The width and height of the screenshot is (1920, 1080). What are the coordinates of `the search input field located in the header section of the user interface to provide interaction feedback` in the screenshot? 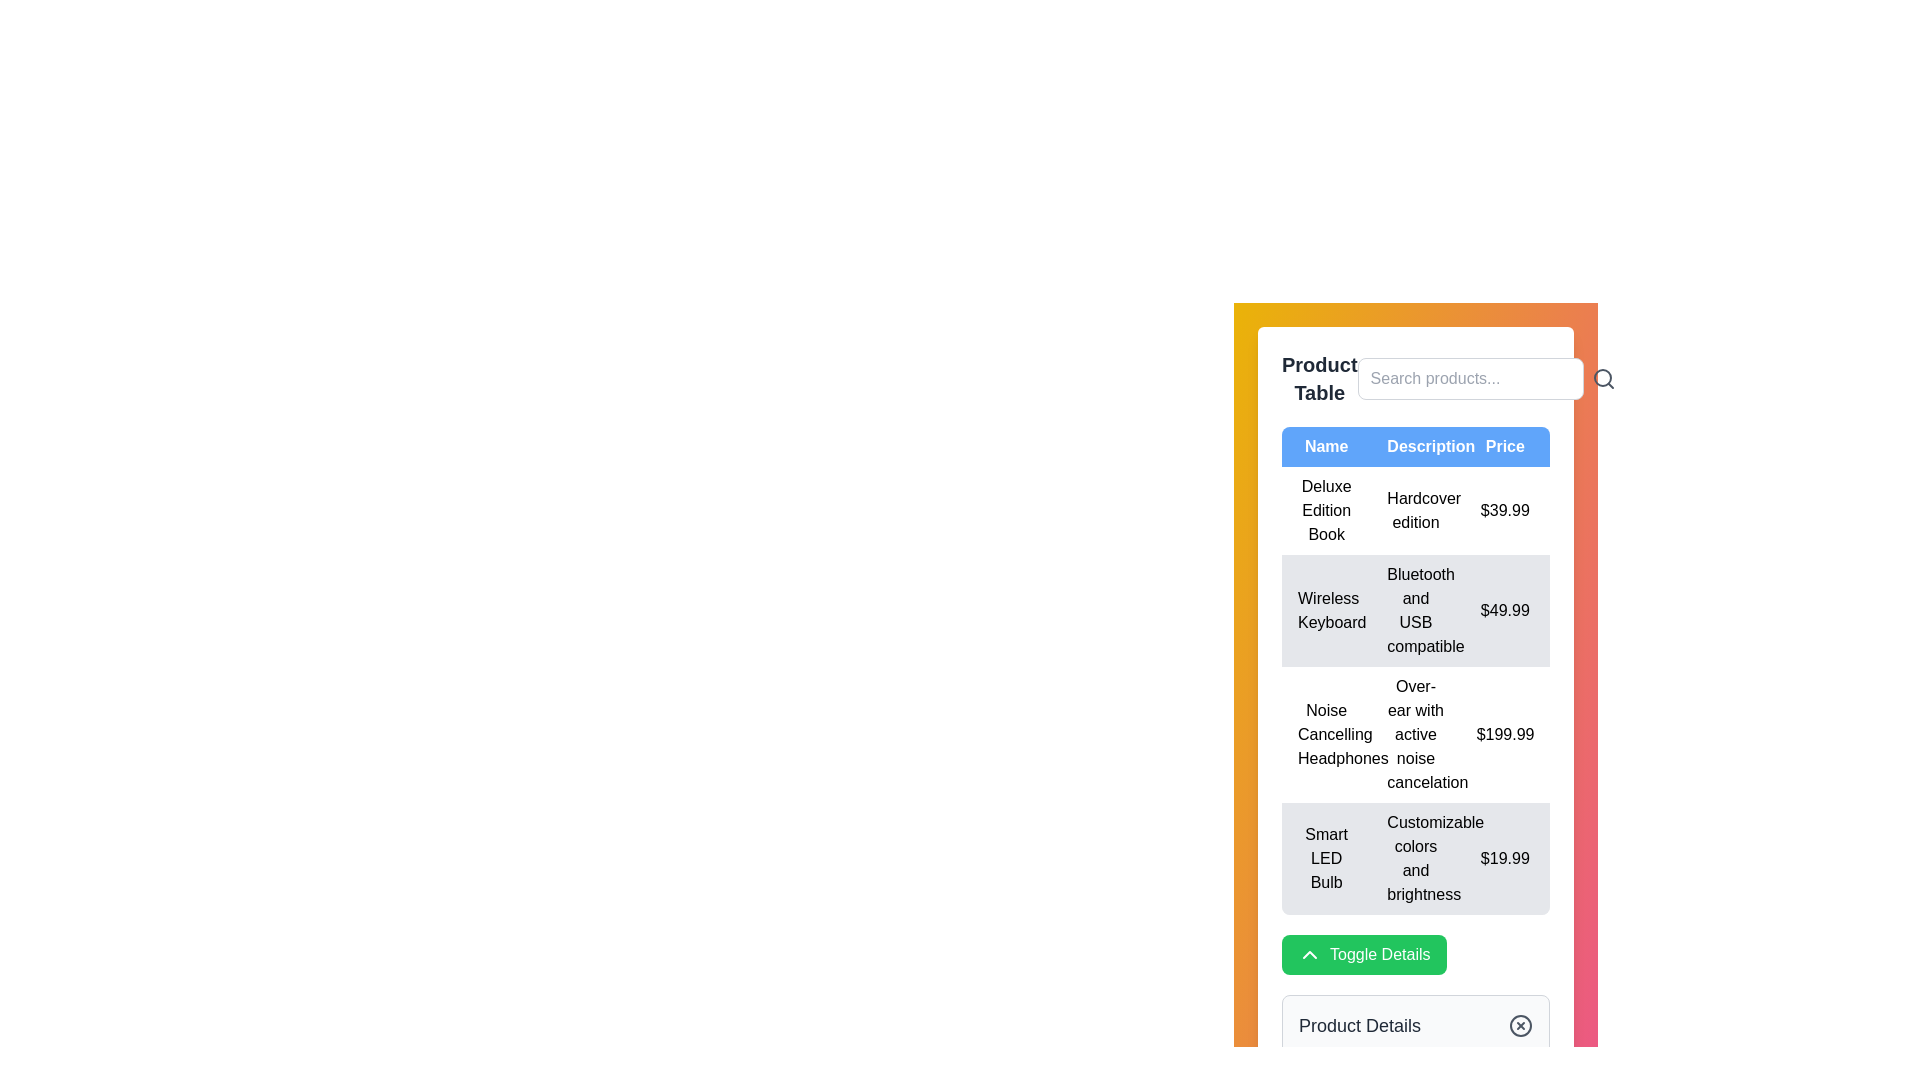 It's located at (1470, 378).